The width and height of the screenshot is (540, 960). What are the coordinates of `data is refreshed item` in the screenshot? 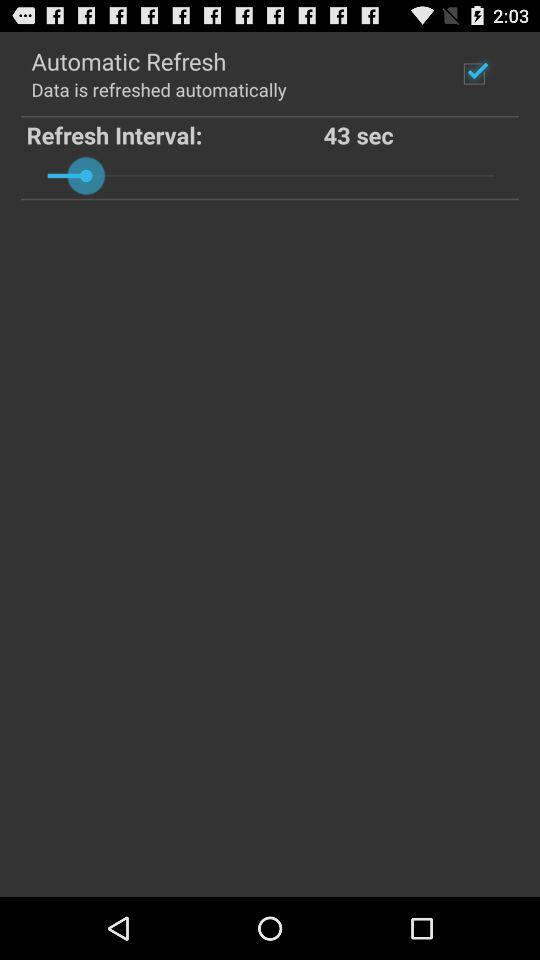 It's located at (157, 89).